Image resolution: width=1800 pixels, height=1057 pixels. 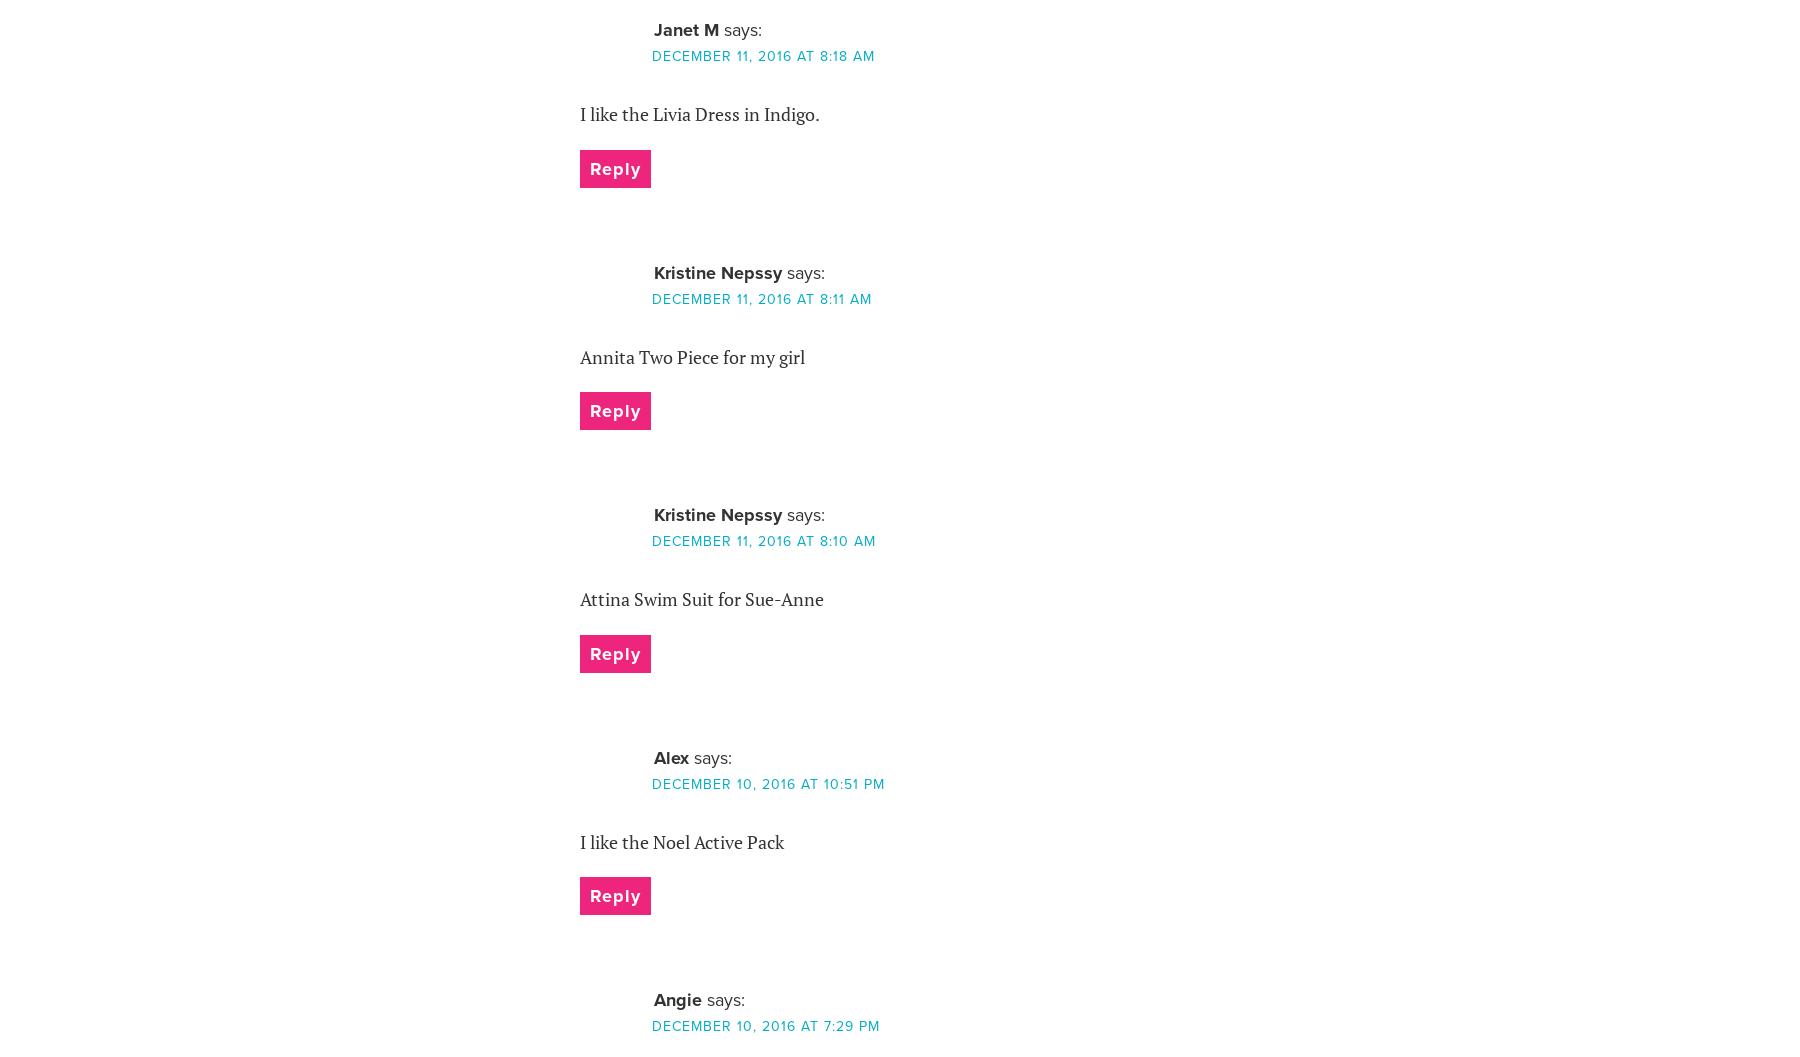 What do you see at coordinates (761, 56) in the screenshot?
I see `'December 11, 2016 at 8:18 am'` at bounding box center [761, 56].